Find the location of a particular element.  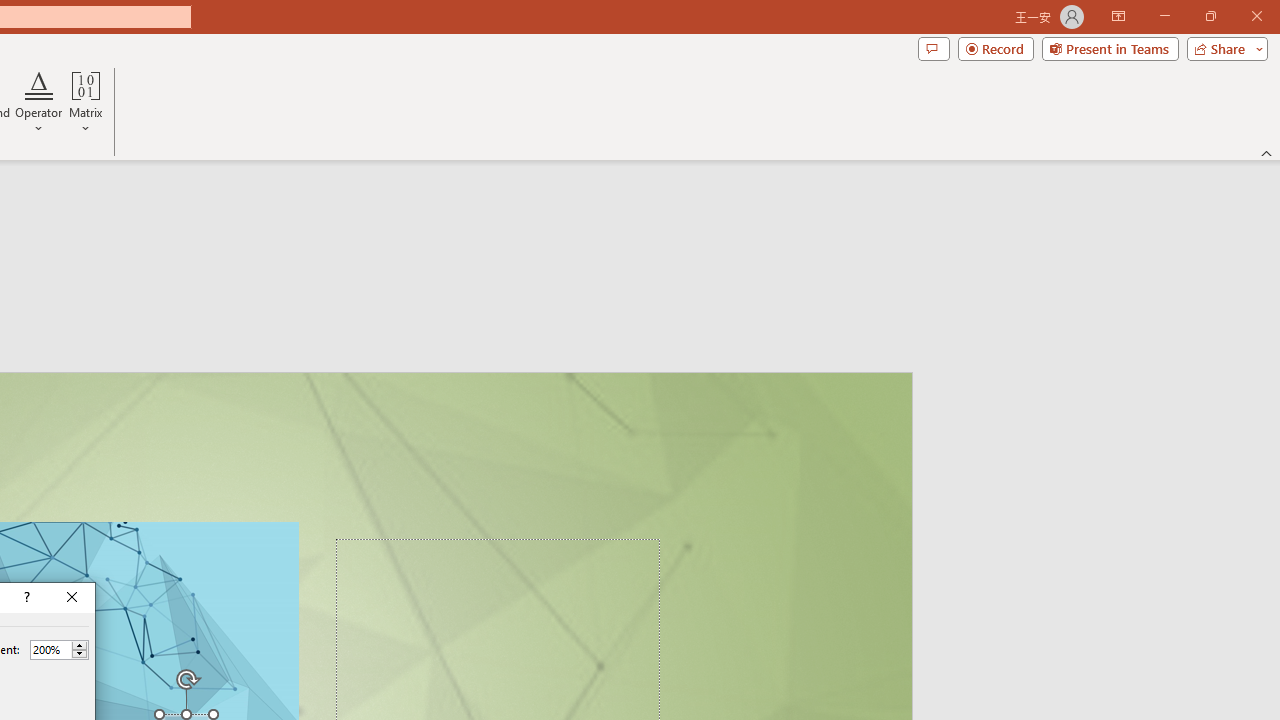

'Percent' is located at coordinates (59, 650).